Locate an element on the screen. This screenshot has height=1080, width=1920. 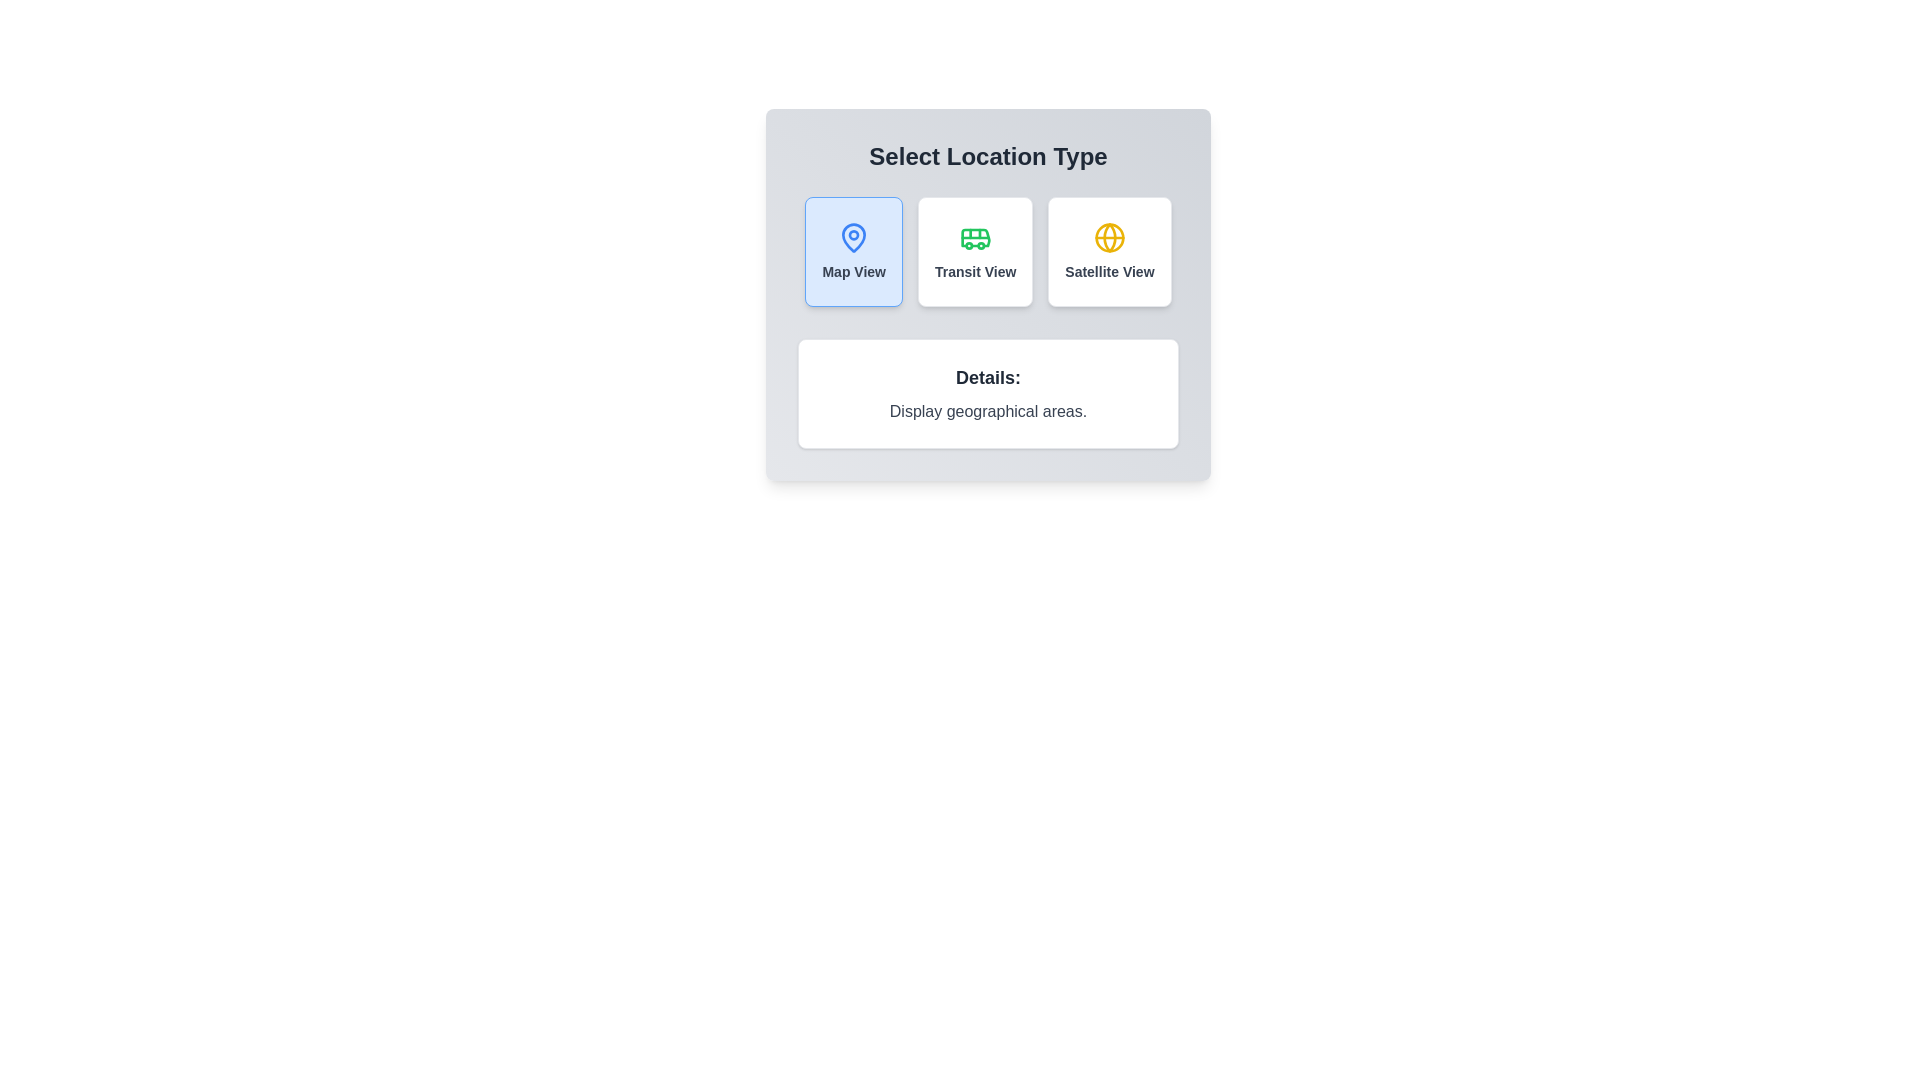
the yellow globe icon representing 'Satellite View' in the third button of the 'Select Location Type' interface is located at coordinates (1108, 237).